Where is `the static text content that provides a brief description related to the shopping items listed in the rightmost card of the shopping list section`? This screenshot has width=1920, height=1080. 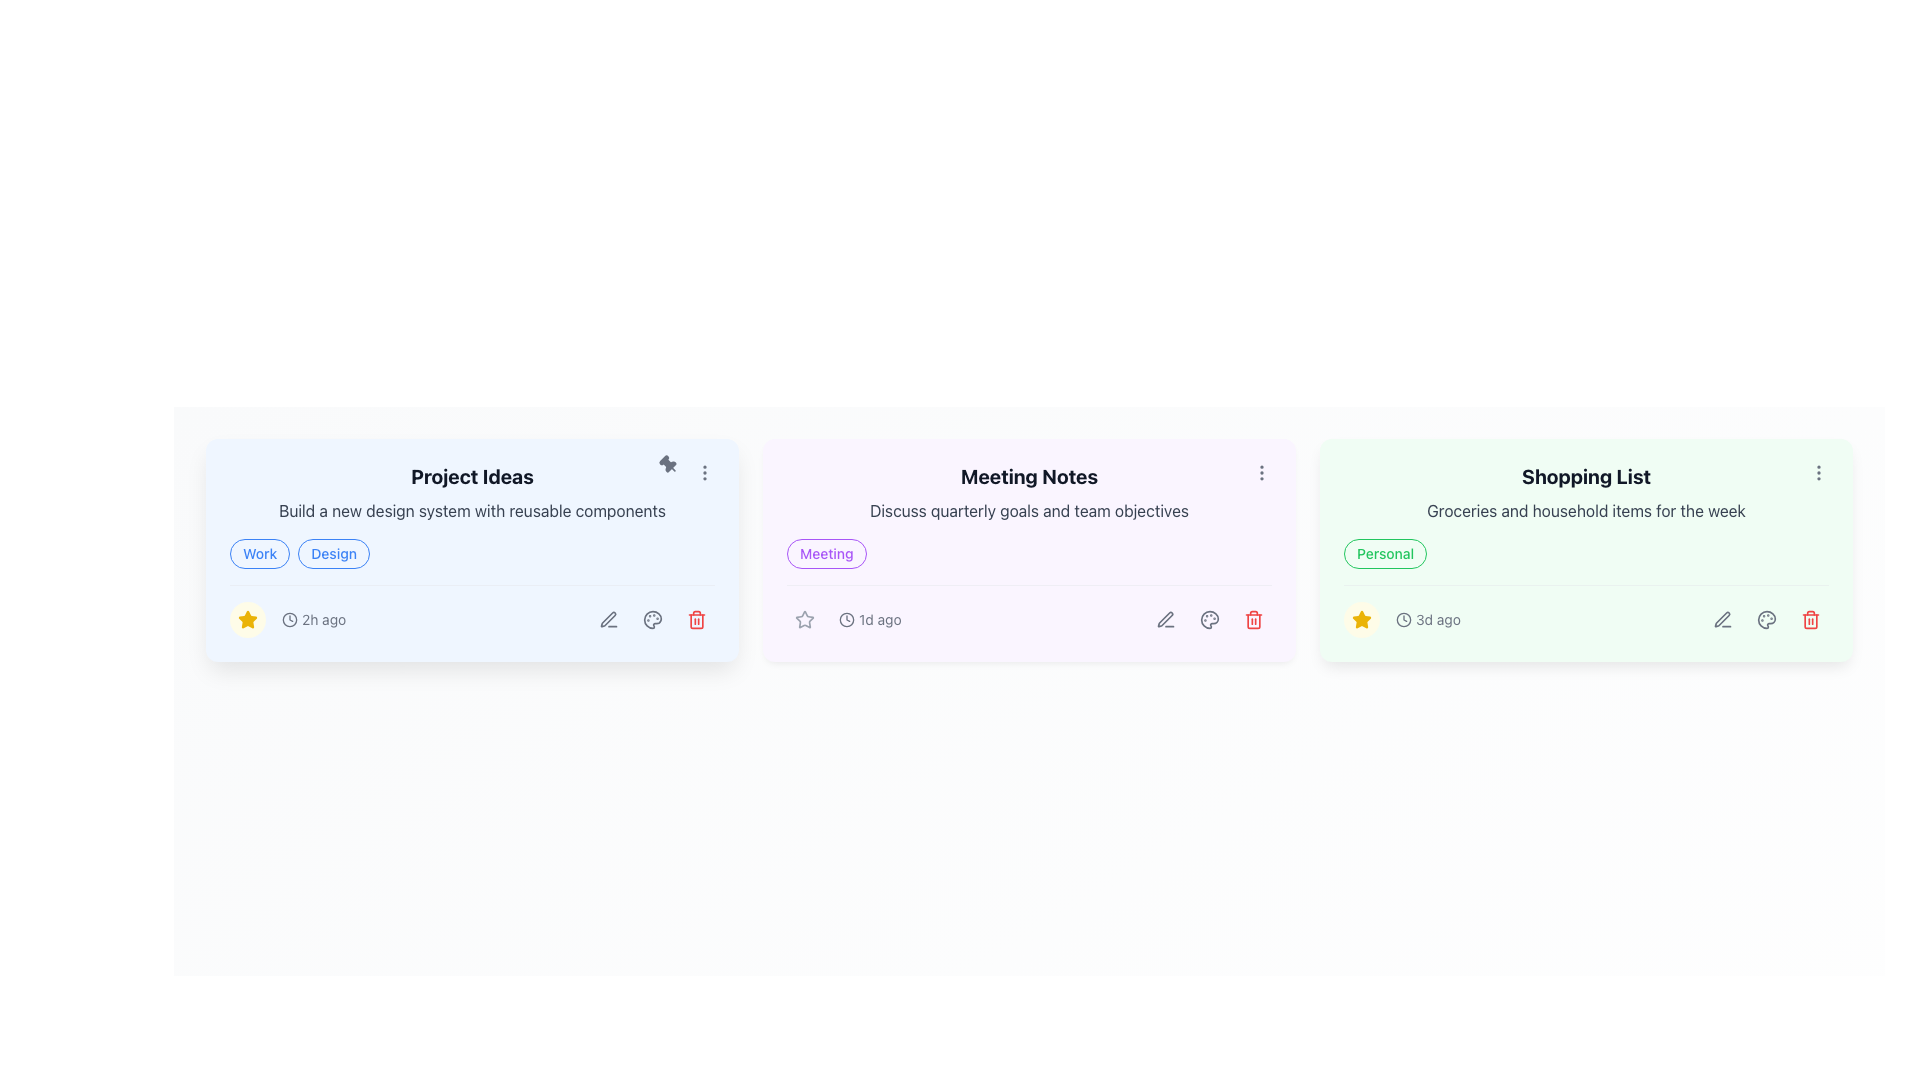 the static text content that provides a brief description related to the shopping items listed in the rightmost card of the shopping list section is located at coordinates (1585, 509).